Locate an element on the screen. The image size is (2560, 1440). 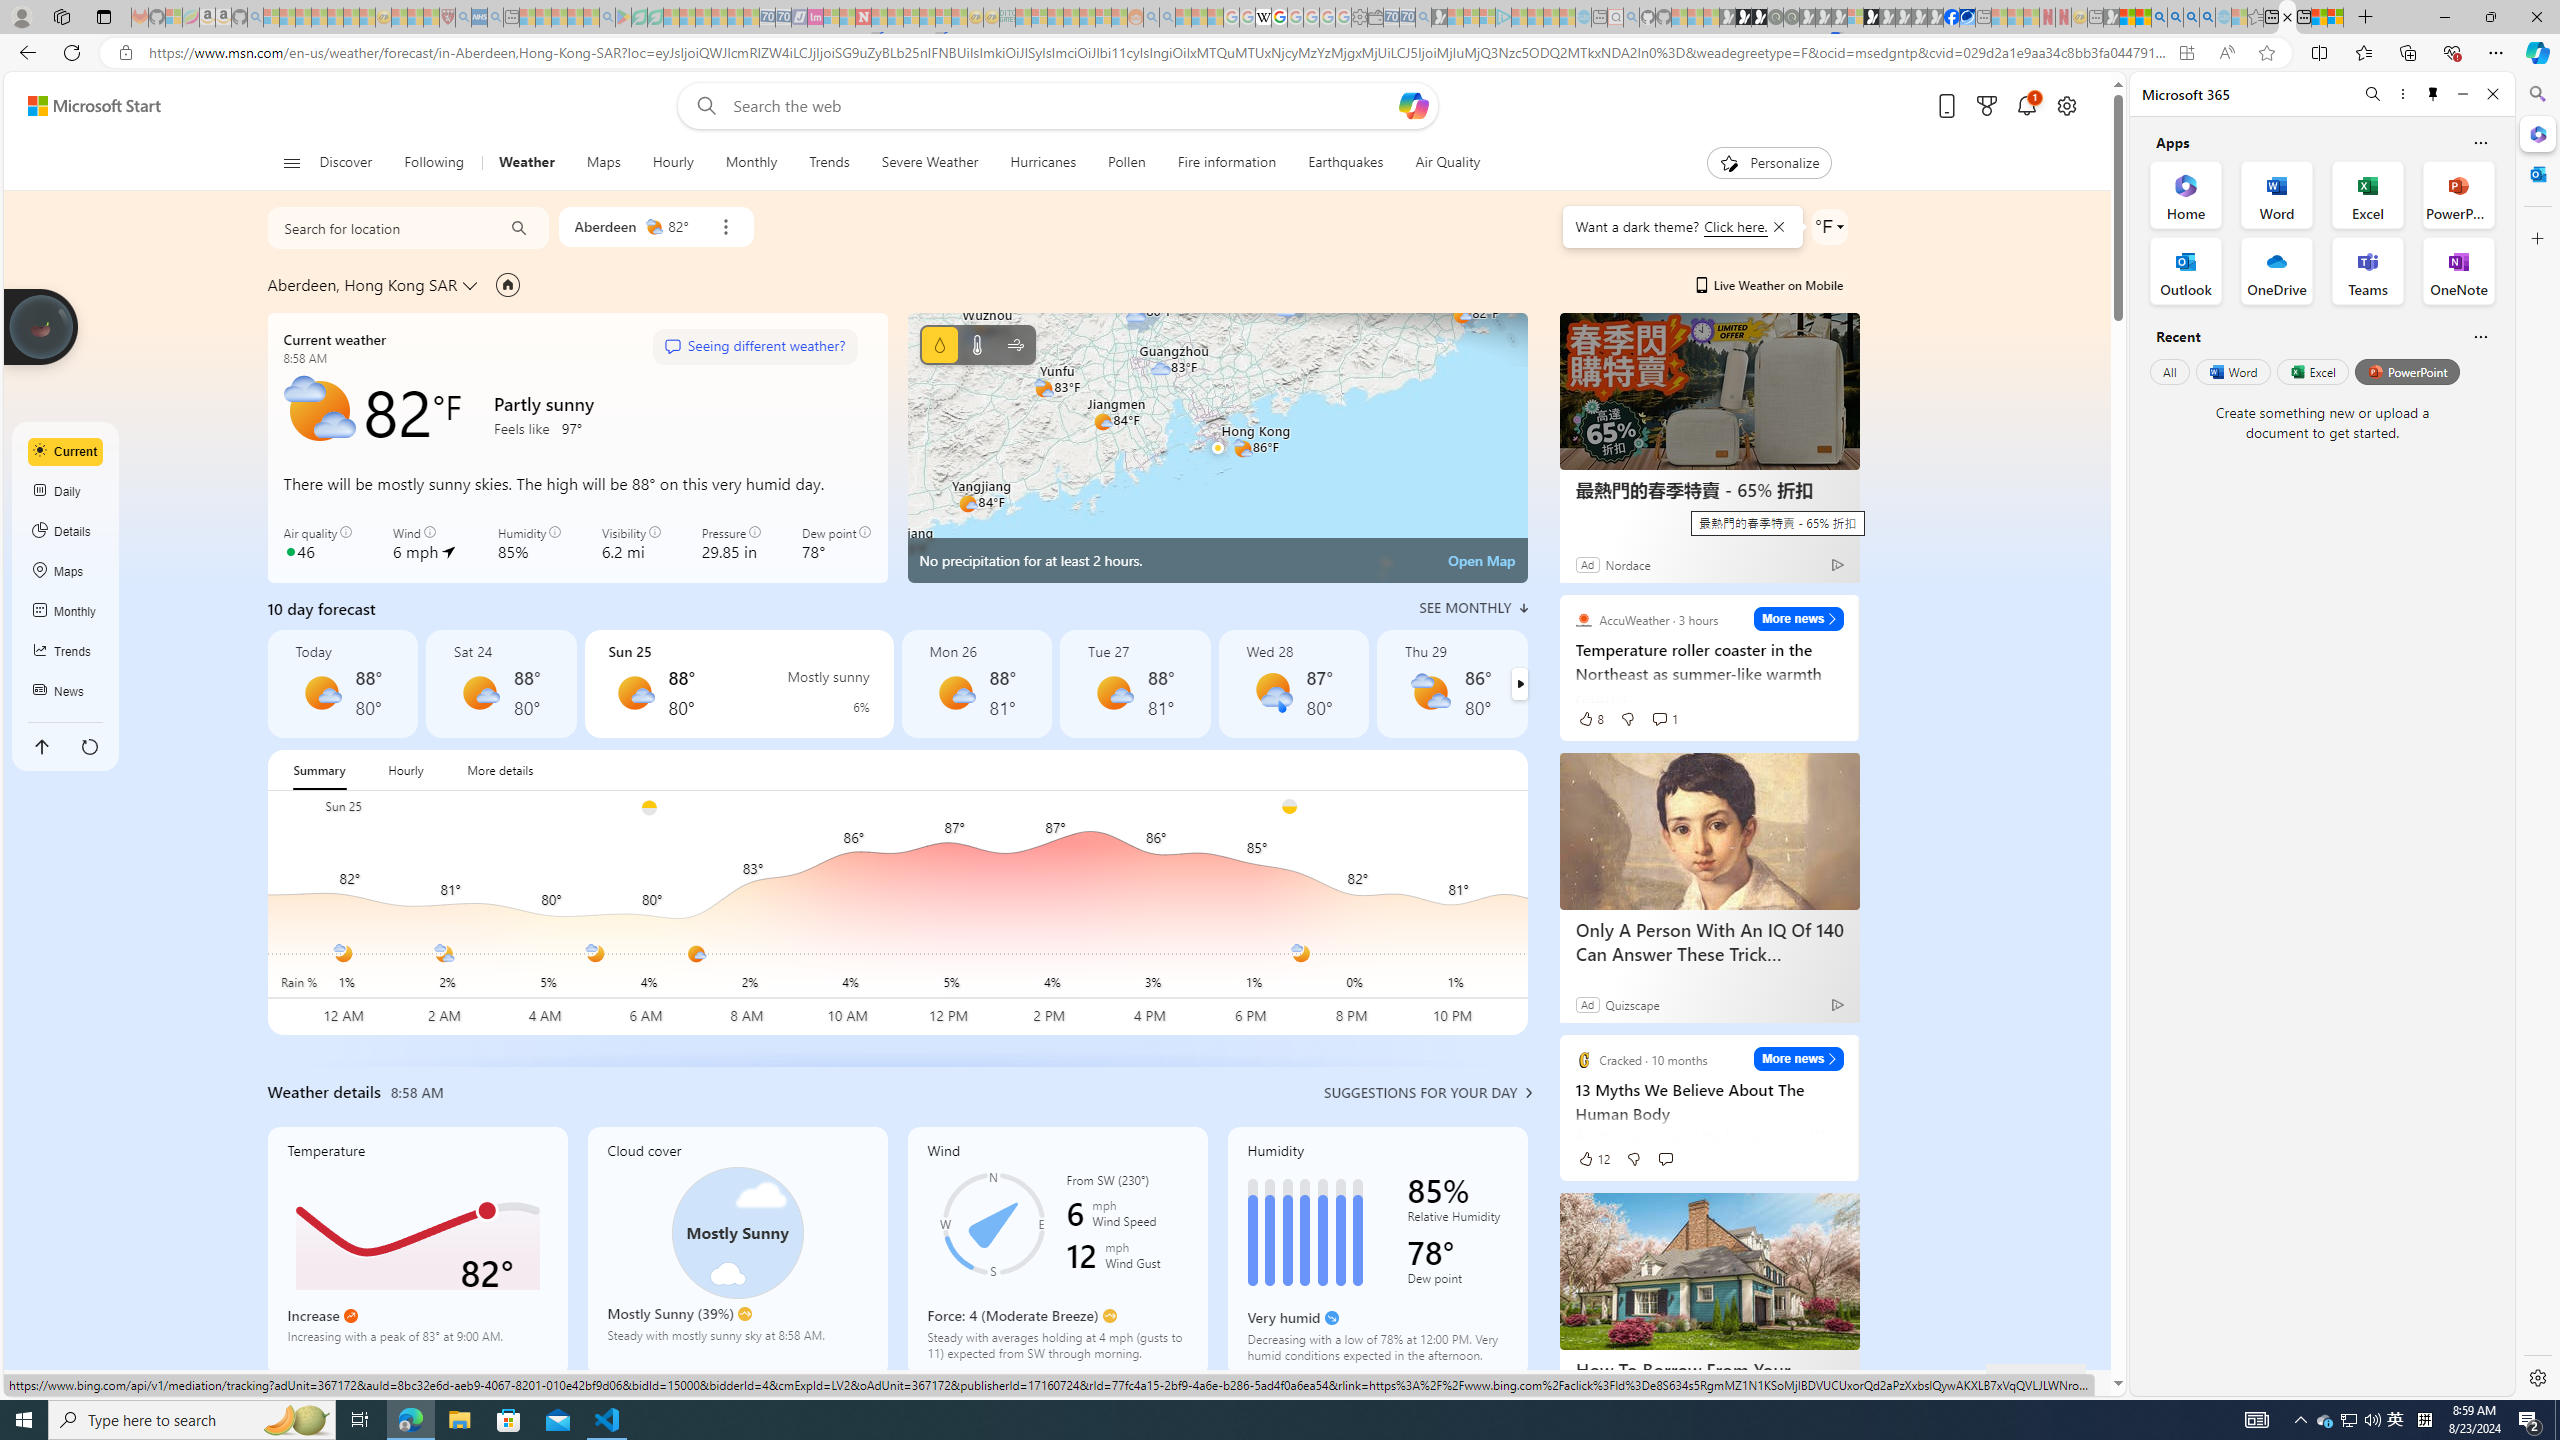
'Enter your search term' is located at coordinates (1061, 104).